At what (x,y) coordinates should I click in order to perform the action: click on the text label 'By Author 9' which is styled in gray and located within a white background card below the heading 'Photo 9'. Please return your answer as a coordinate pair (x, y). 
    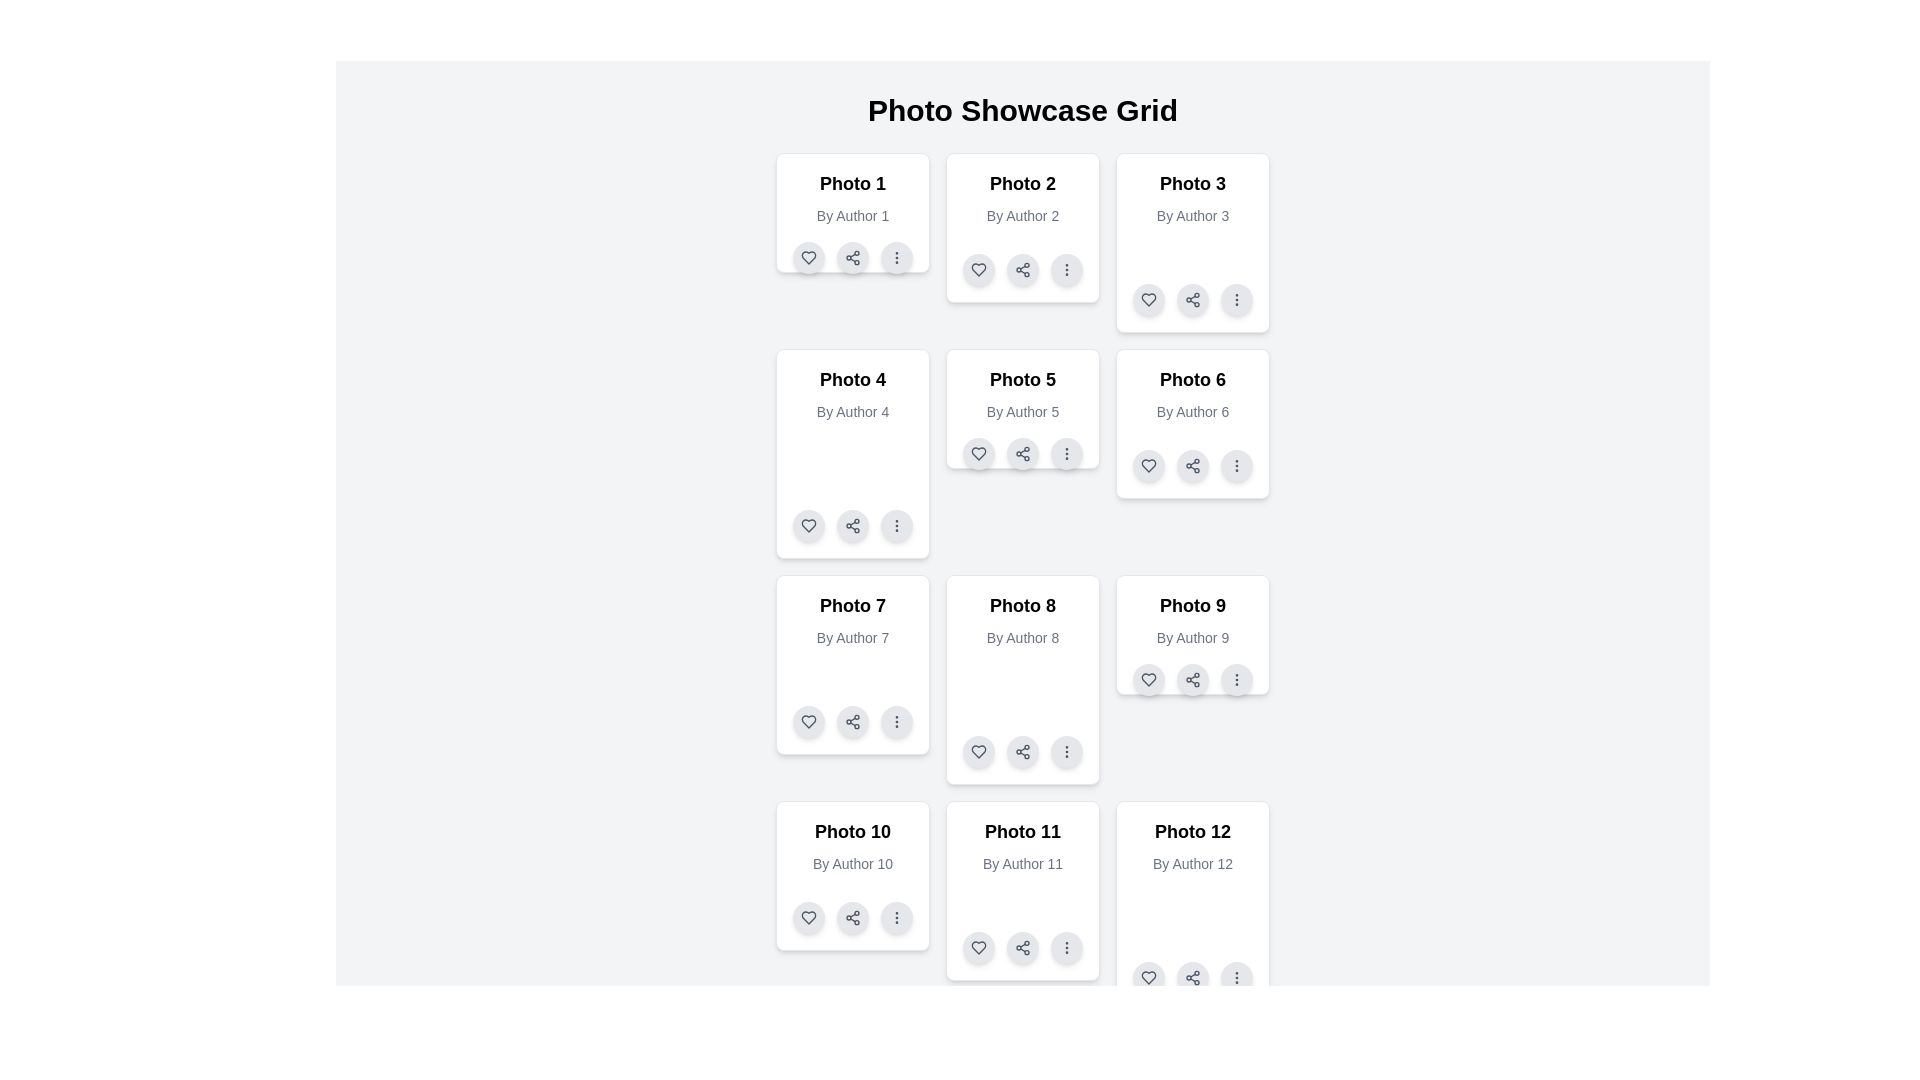
    Looking at the image, I should click on (1193, 637).